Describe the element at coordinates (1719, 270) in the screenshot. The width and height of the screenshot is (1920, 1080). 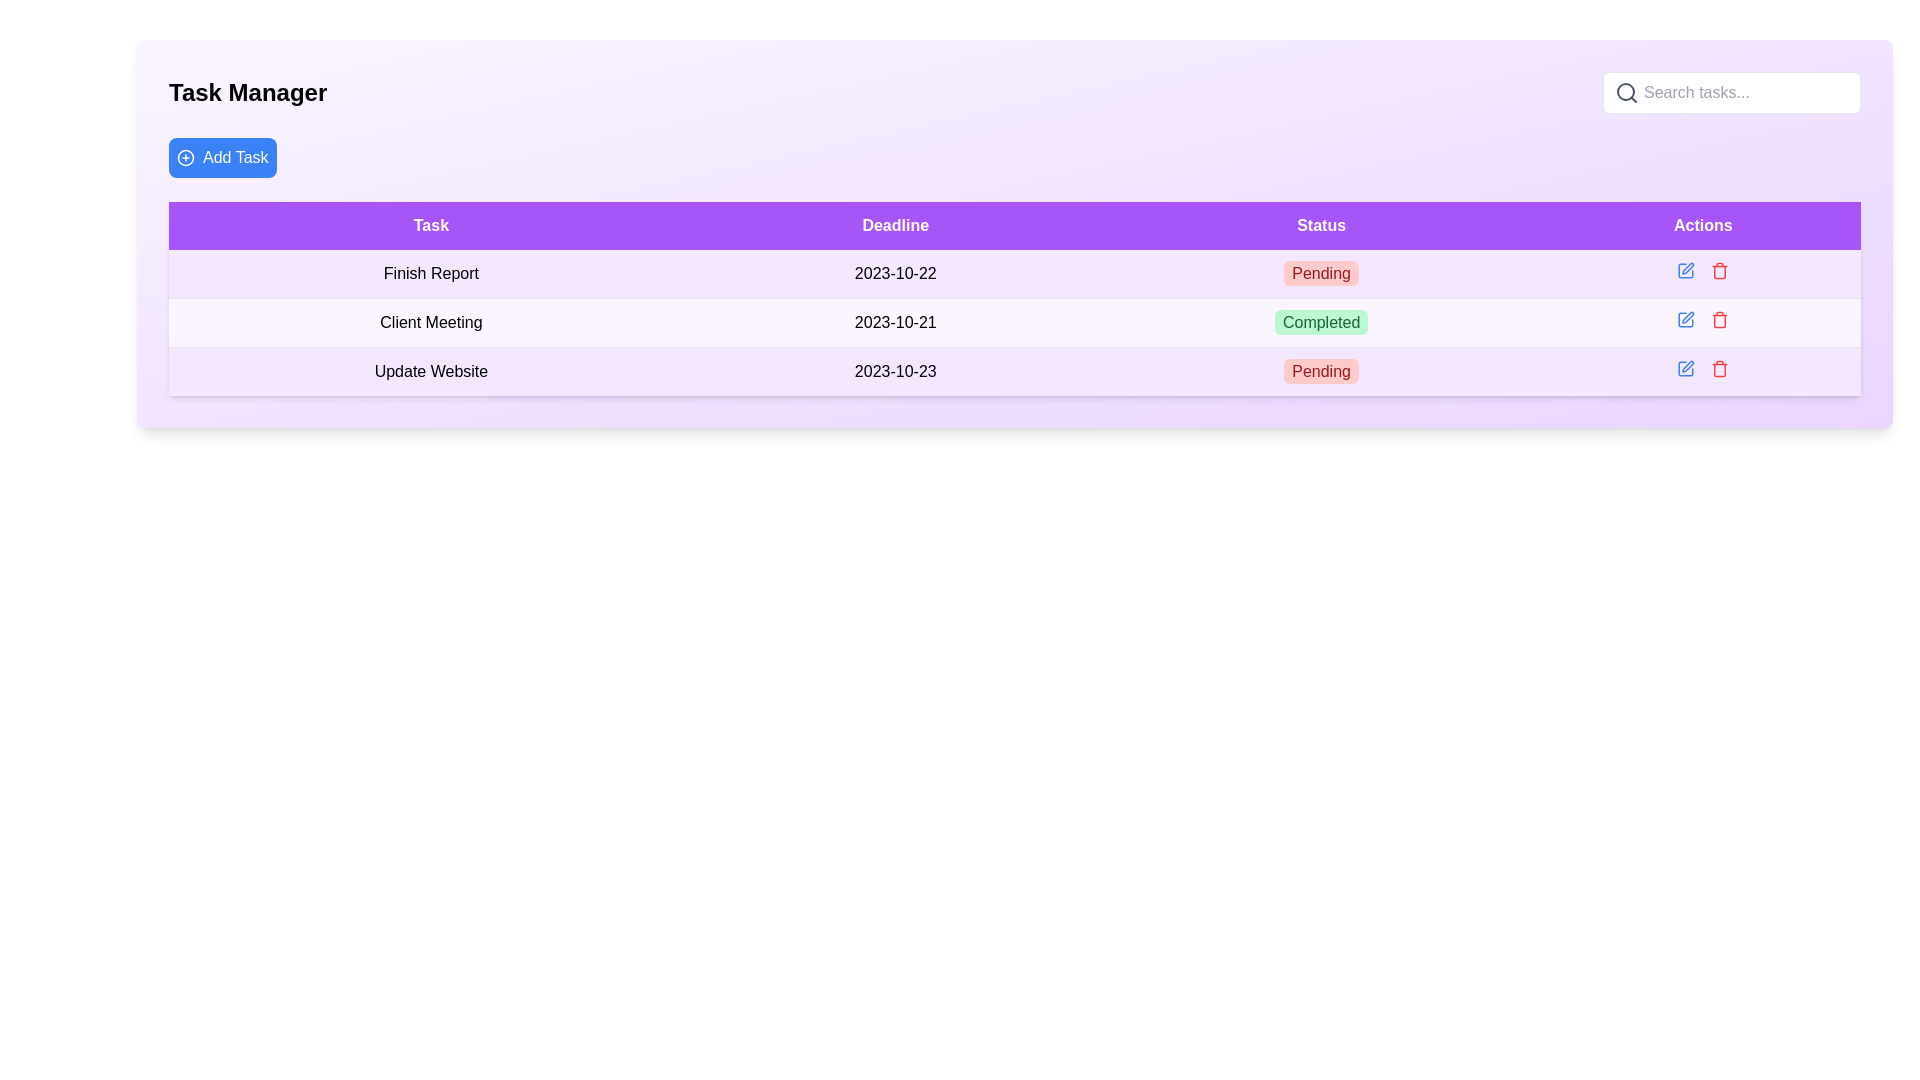
I see `the delete button located in the actions column of the 'Update Website' task row, which is the second icon to the right of the blue edit icon` at that location.